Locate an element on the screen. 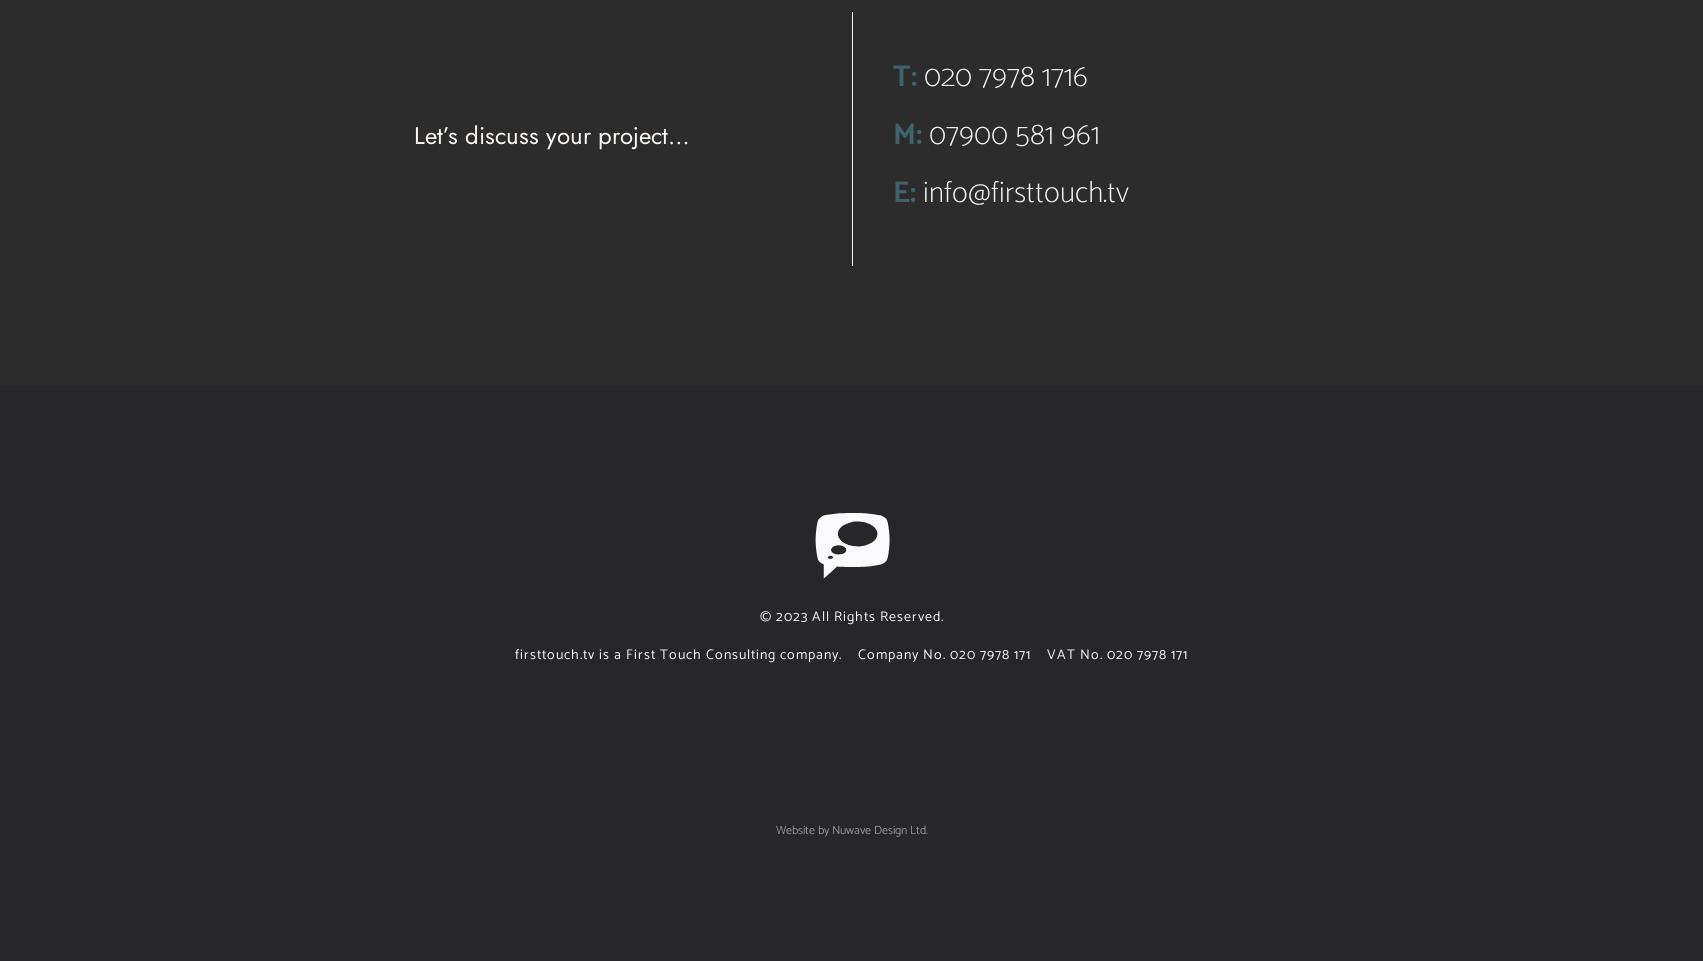  '07900 581 961' is located at coordinates (1012, 134).